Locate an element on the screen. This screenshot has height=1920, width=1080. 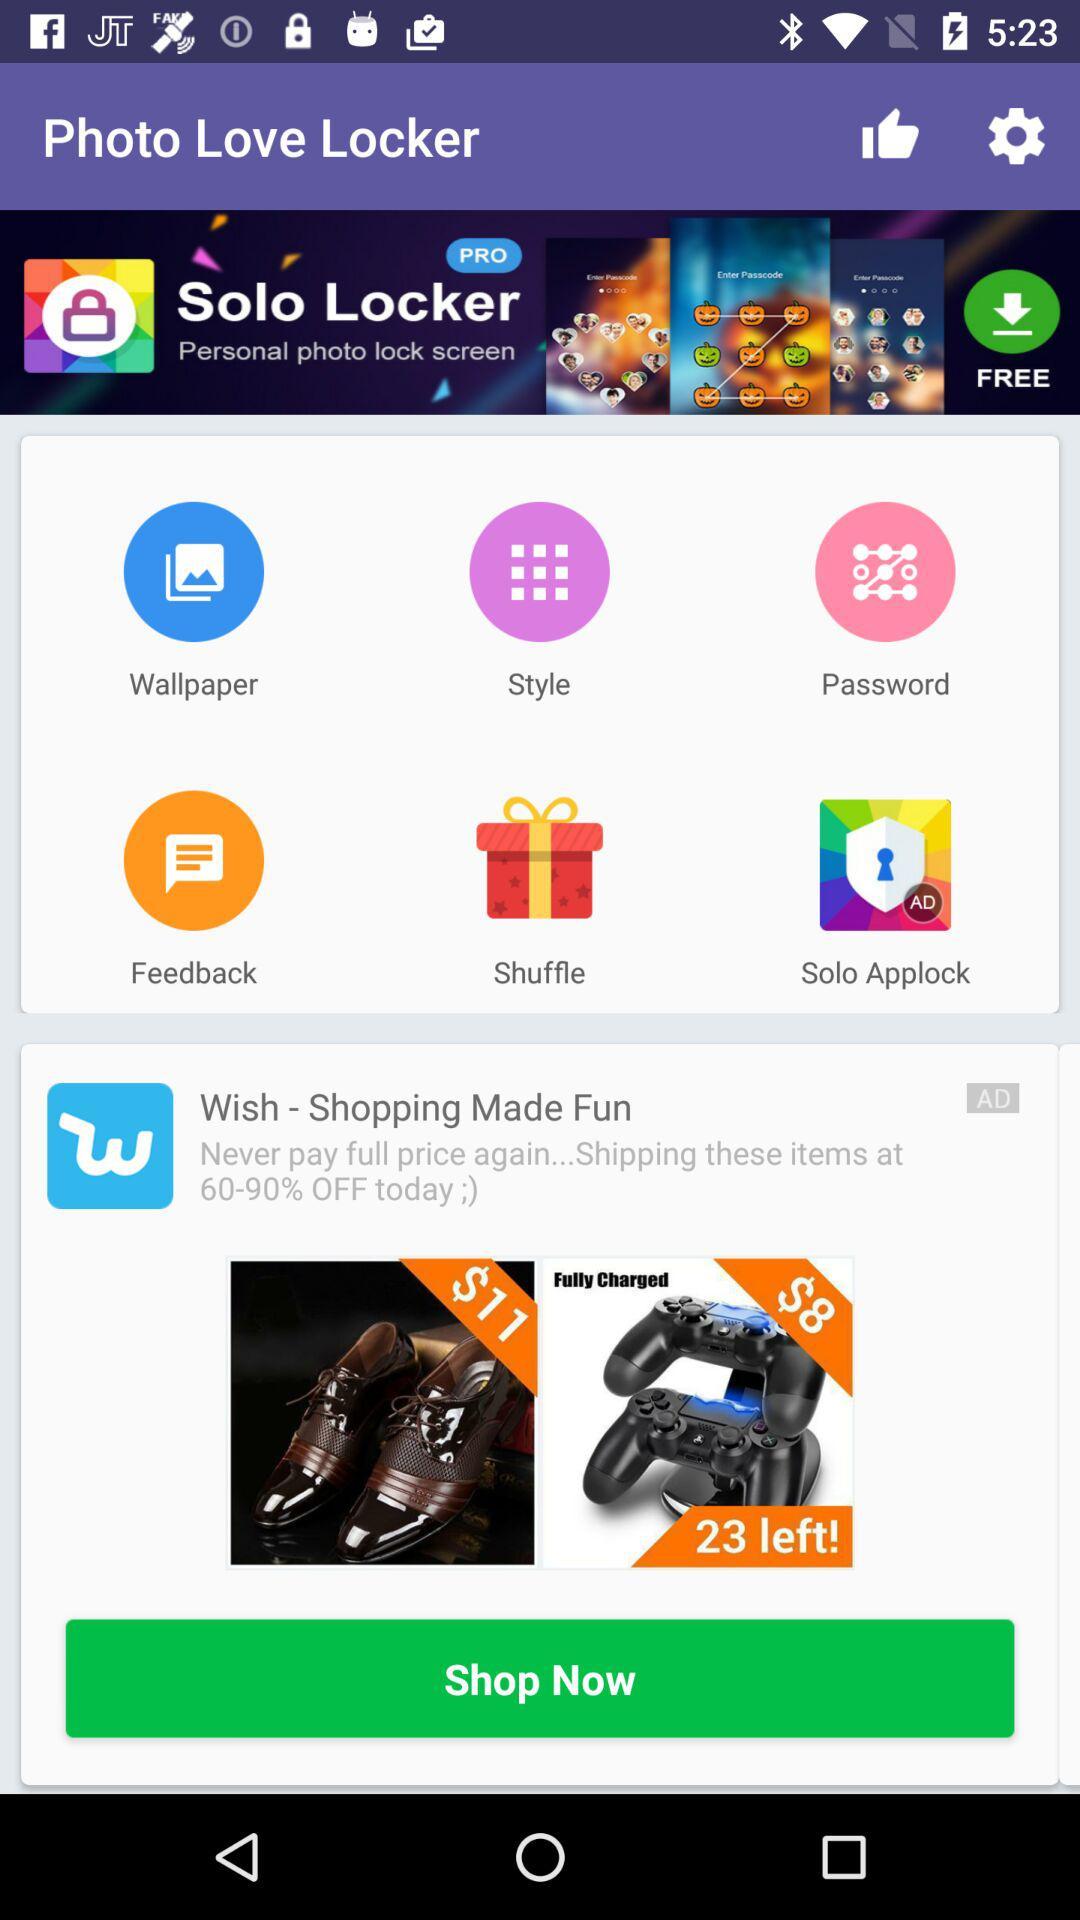
icon next to wallpaper is located at coordinates (538, 570).